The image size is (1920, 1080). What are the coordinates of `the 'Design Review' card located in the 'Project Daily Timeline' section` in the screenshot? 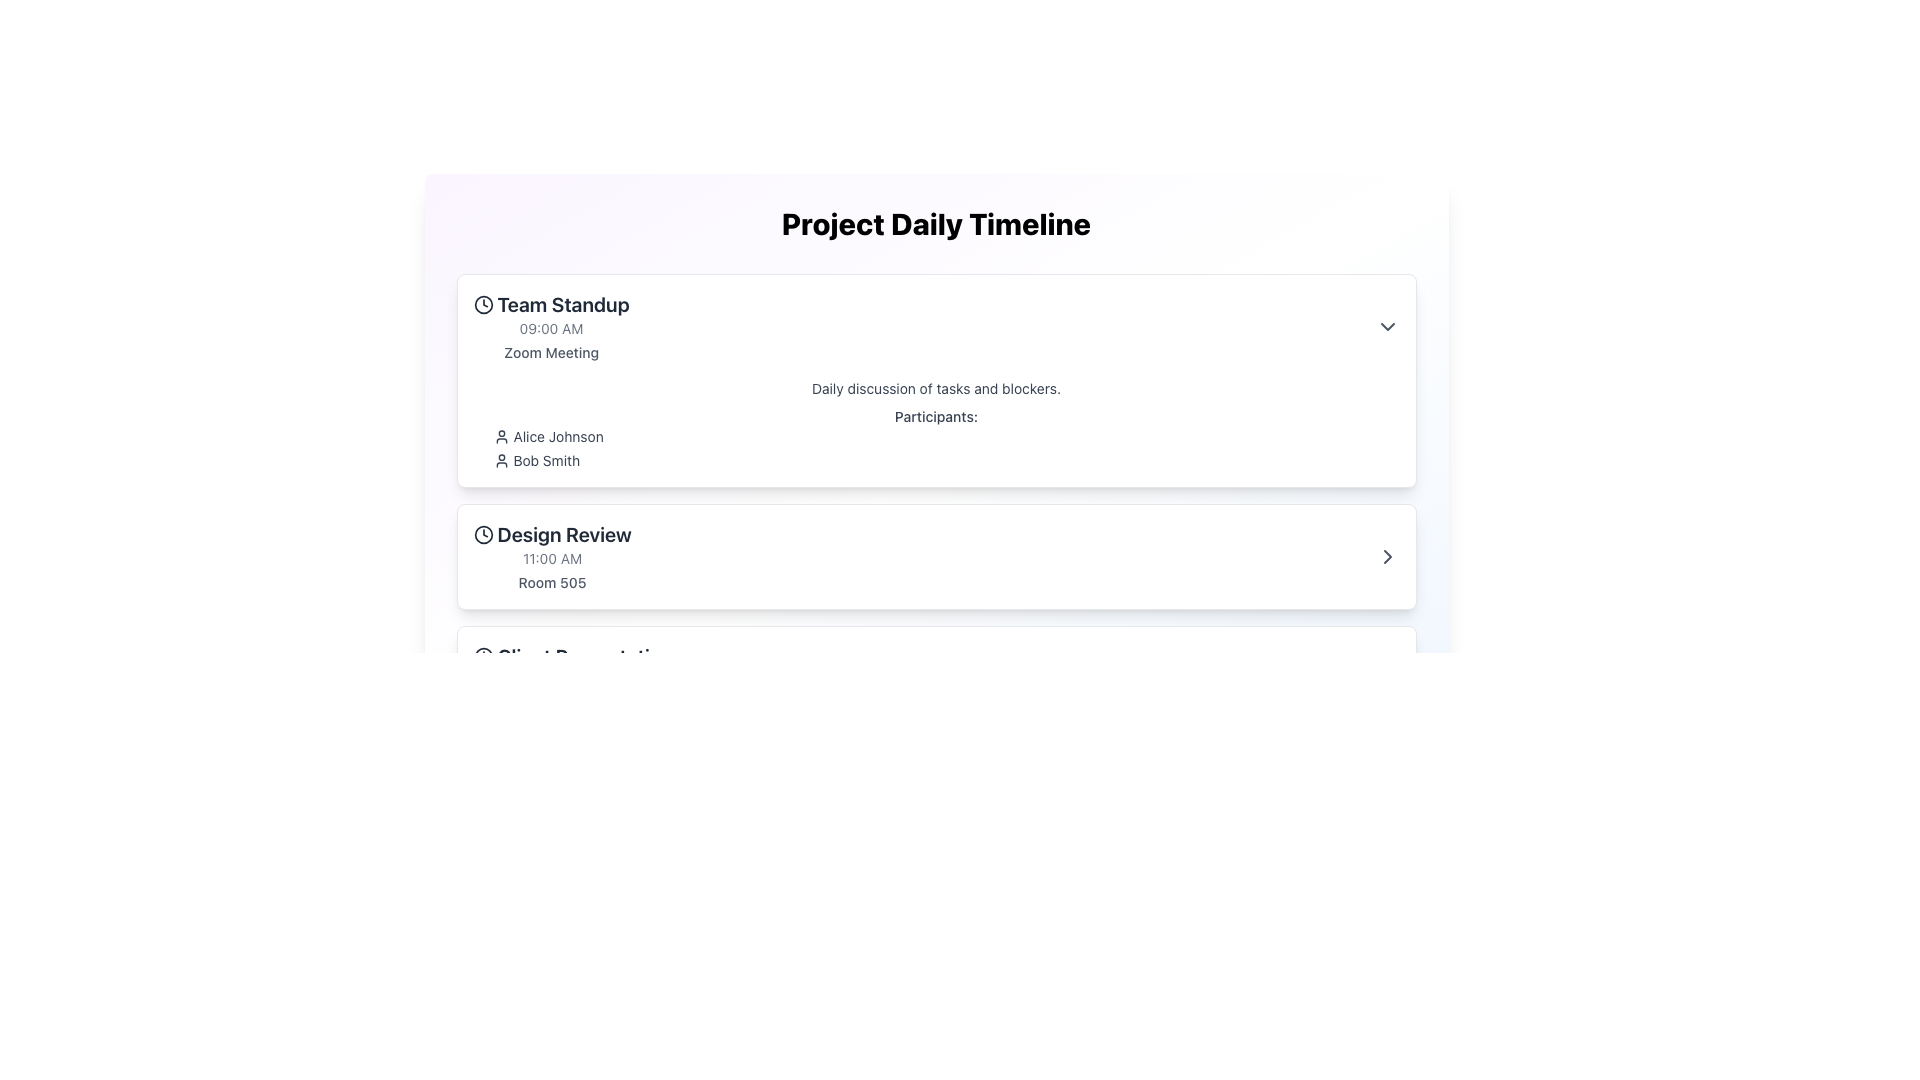 It's located at (552, 556).